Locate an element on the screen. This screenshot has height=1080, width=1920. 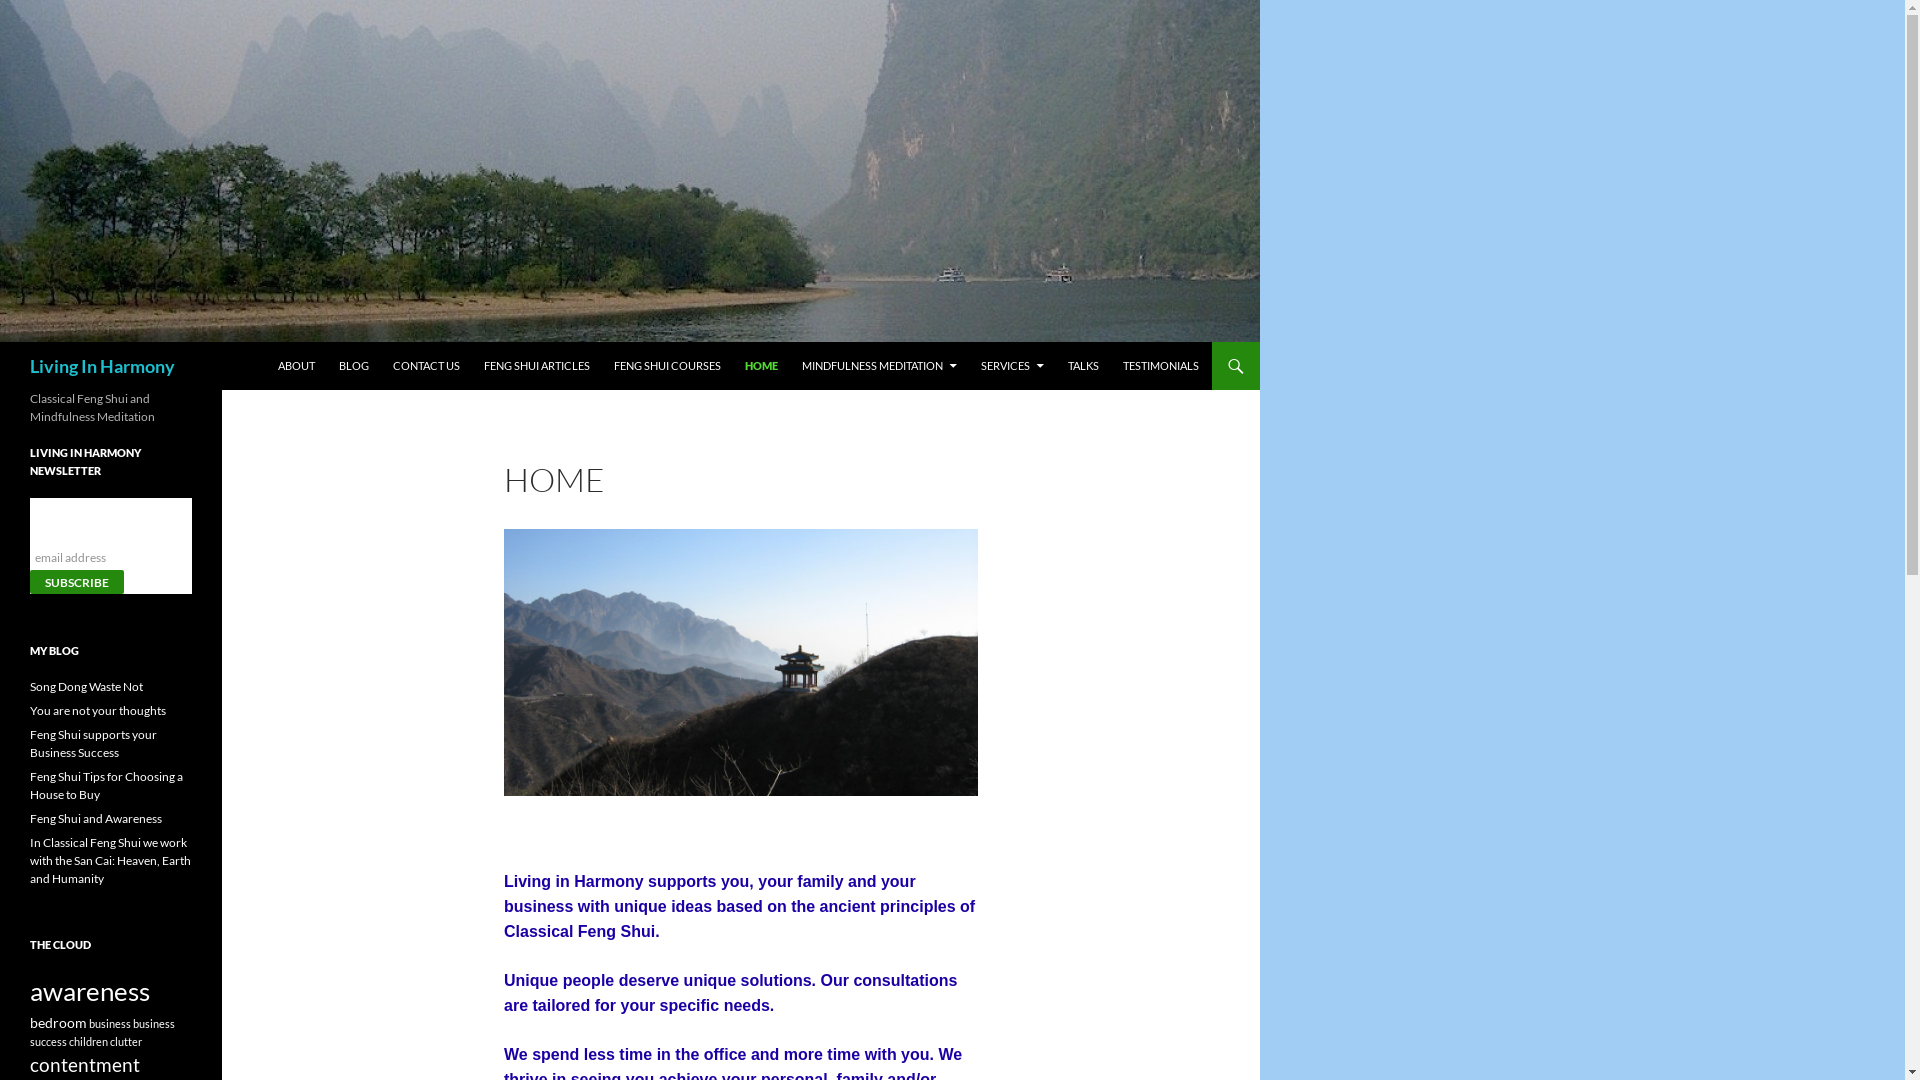
'TESTIMONIALS' is located at coordinates (1161, 366).